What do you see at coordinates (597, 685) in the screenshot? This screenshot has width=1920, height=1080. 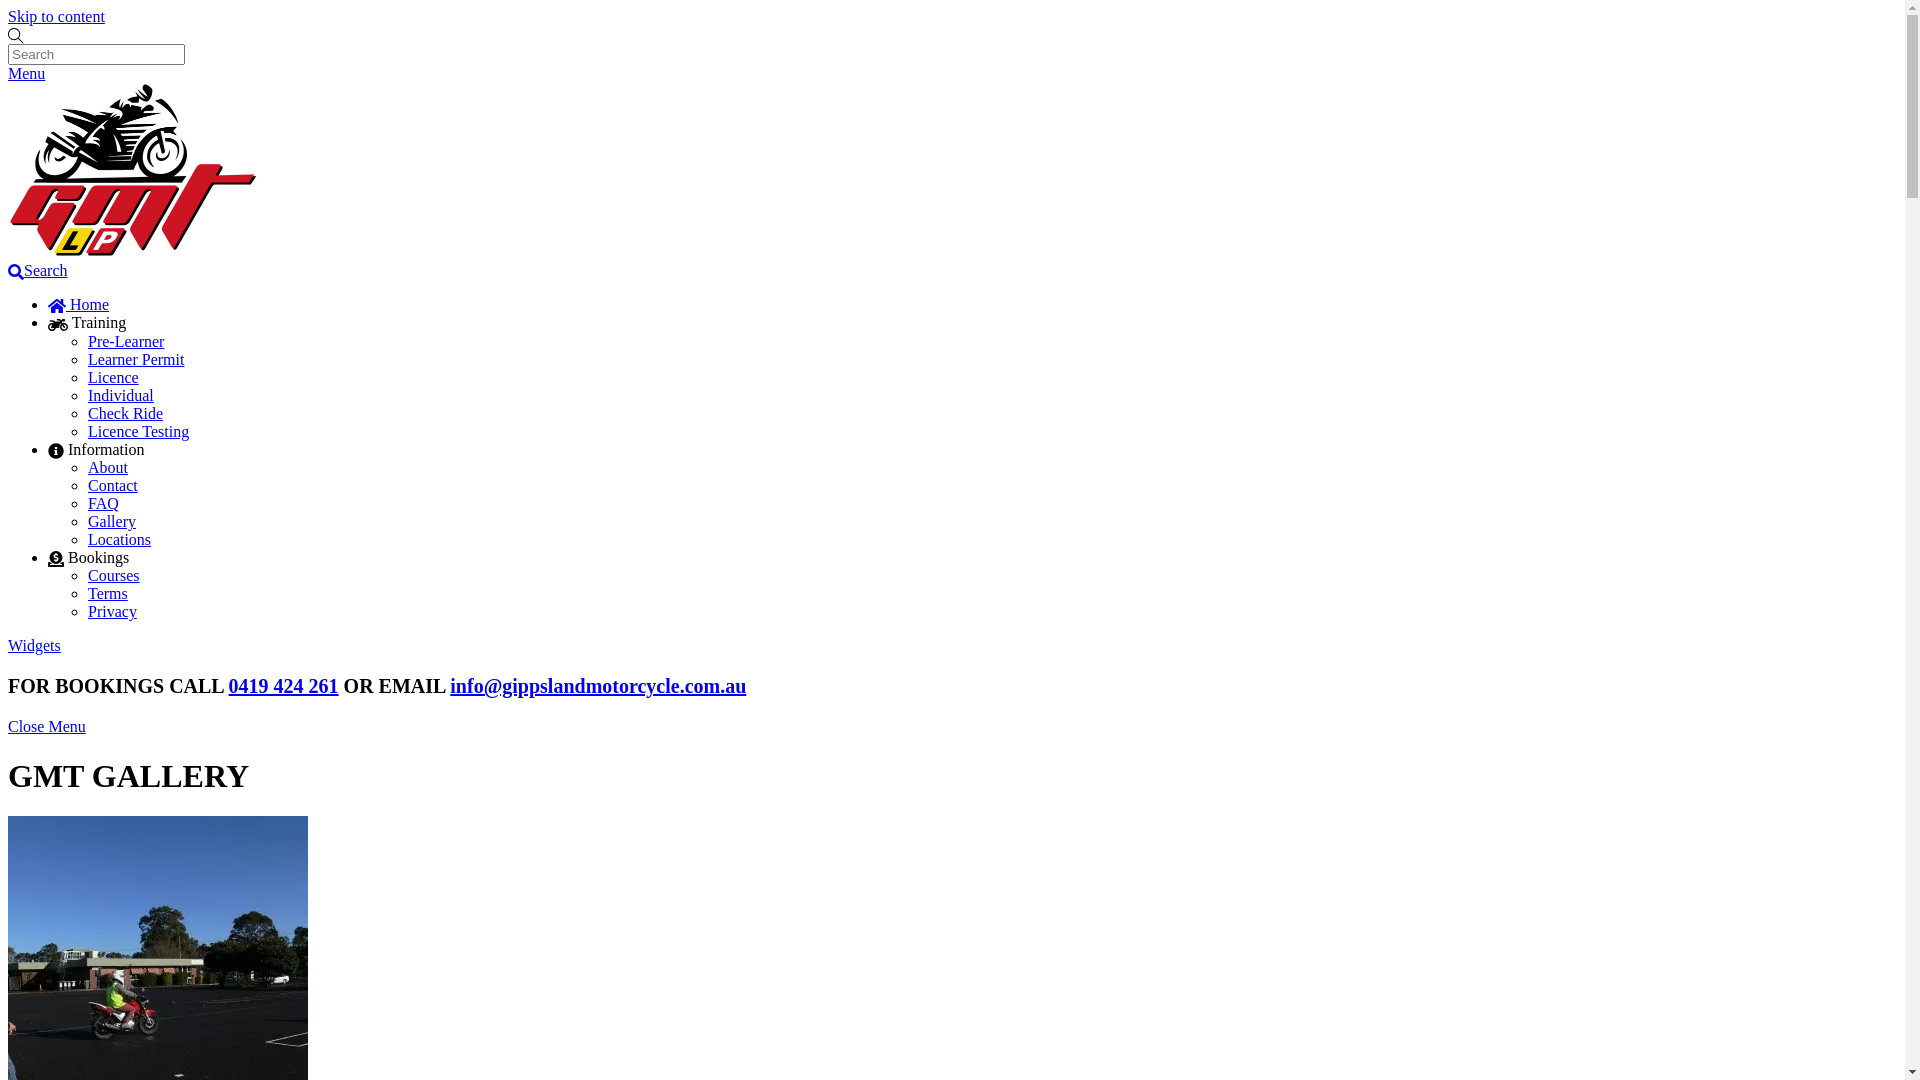 I see `'info@gippslandmotorcycle.com.au'` at bounding box center [597, 685].